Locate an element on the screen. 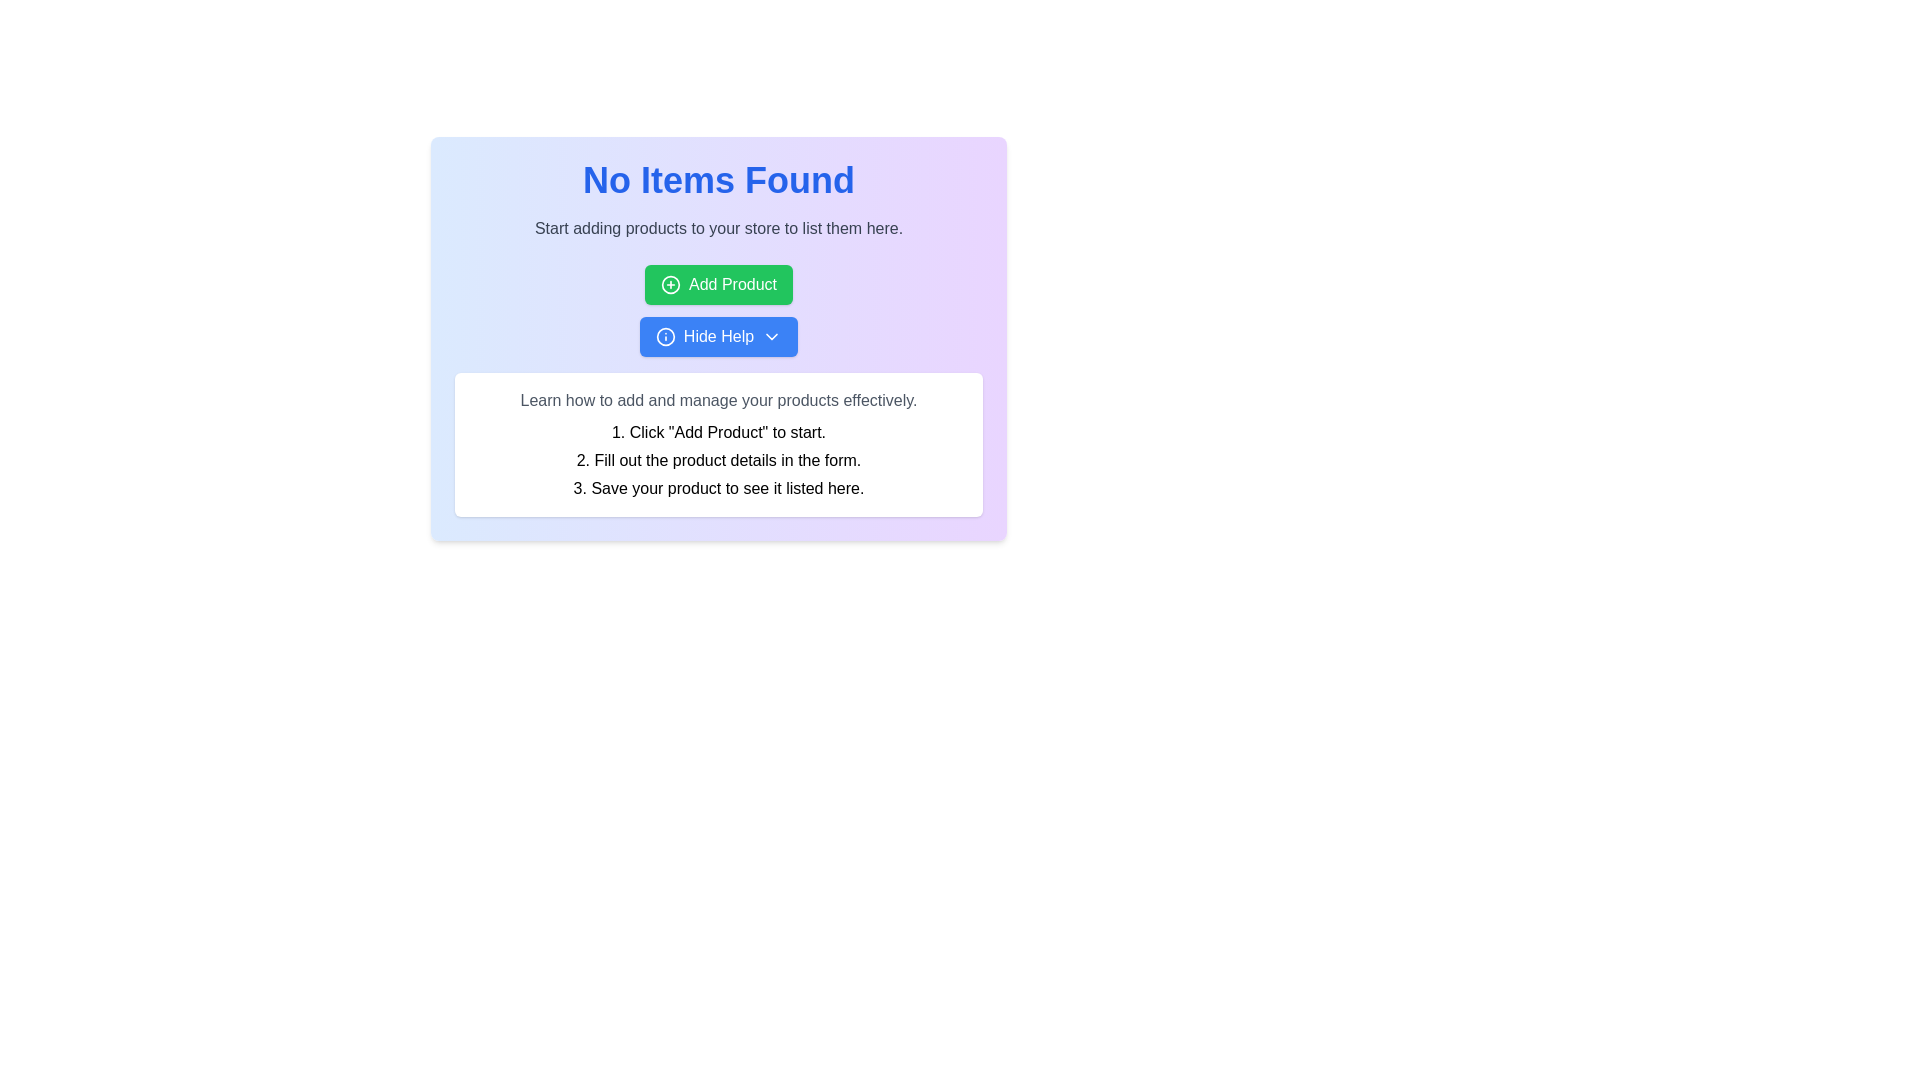  the SVG icon that signifies help or information, located to the left side of the text 'Hide Help' within its button, positioned below the 'Add Product' button is located at coordinates (665, 335).